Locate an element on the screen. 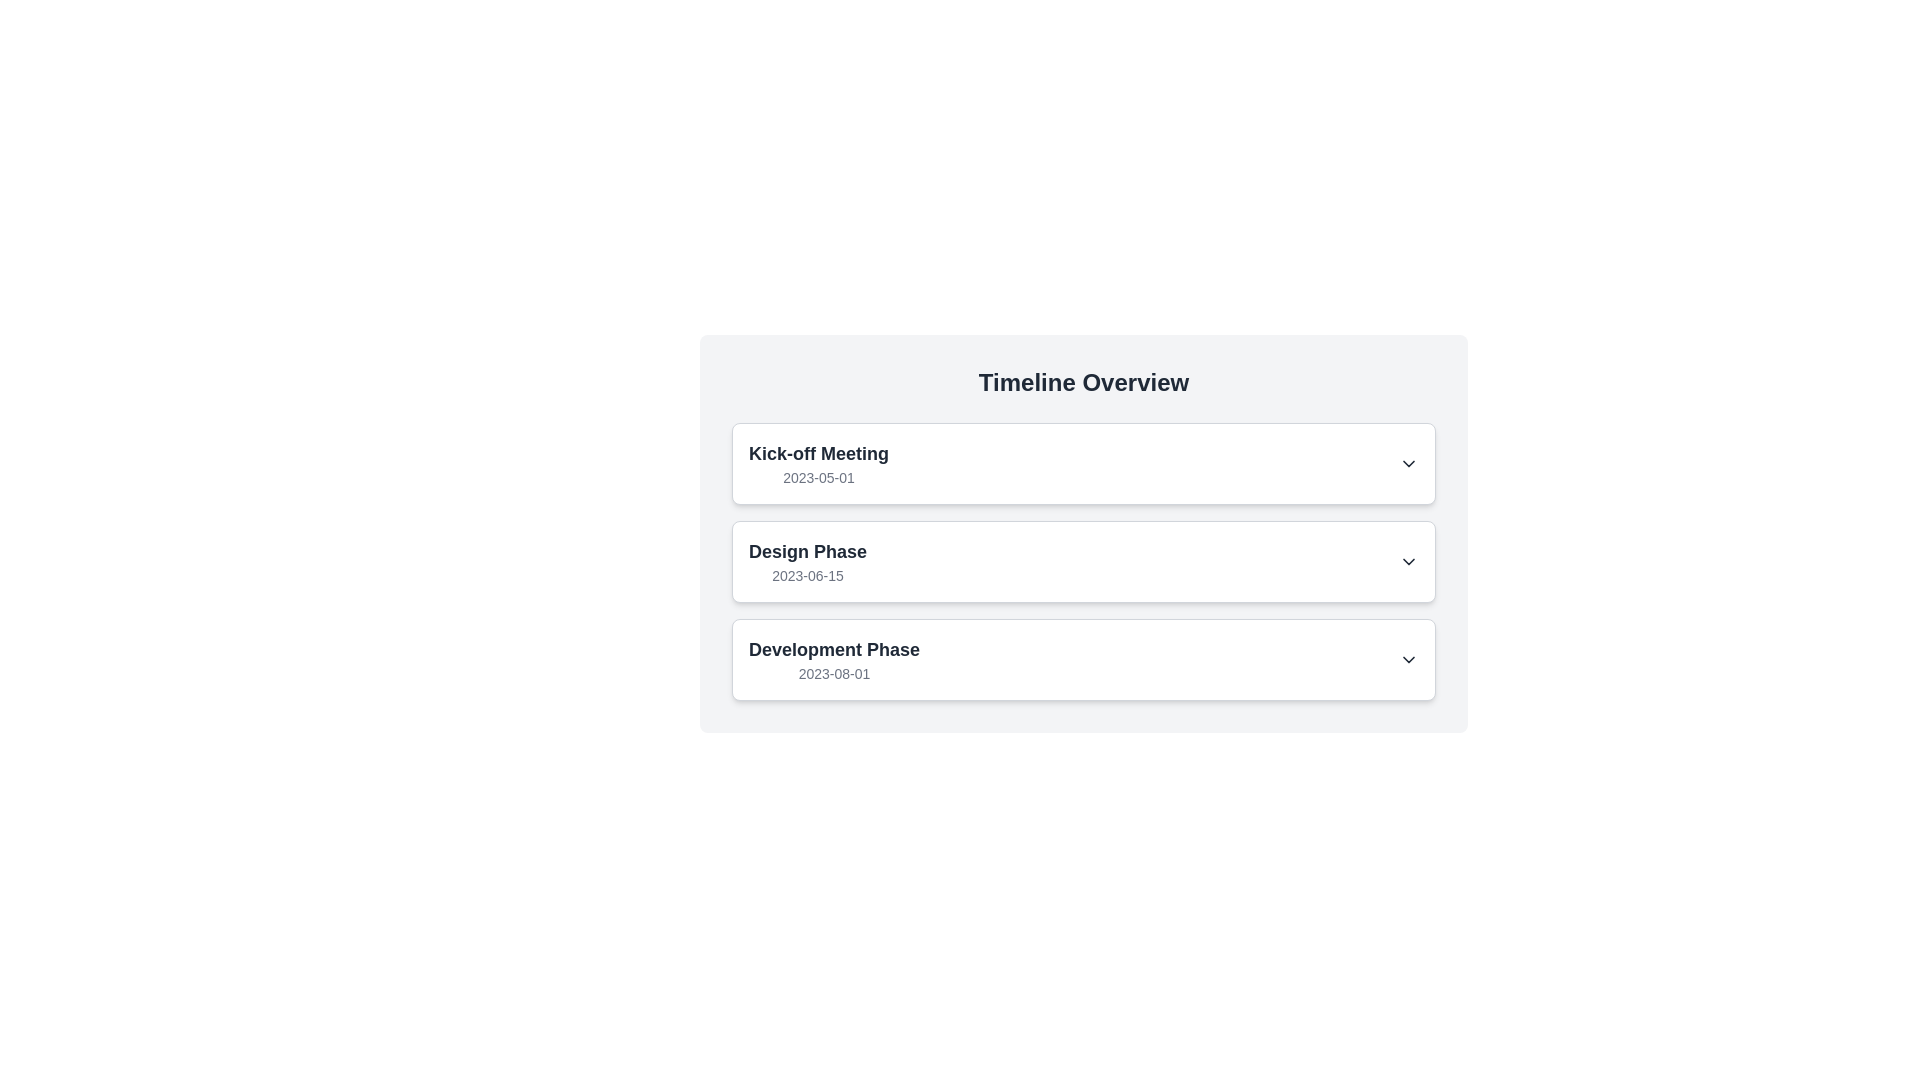 This screenshot has width=1920, height=1080. the topmost selectable list item in the 'Timeline Overview' section, which displays 'Kick-off Meeting' and '2023-05-01' is located at coordinates (1083, 463).